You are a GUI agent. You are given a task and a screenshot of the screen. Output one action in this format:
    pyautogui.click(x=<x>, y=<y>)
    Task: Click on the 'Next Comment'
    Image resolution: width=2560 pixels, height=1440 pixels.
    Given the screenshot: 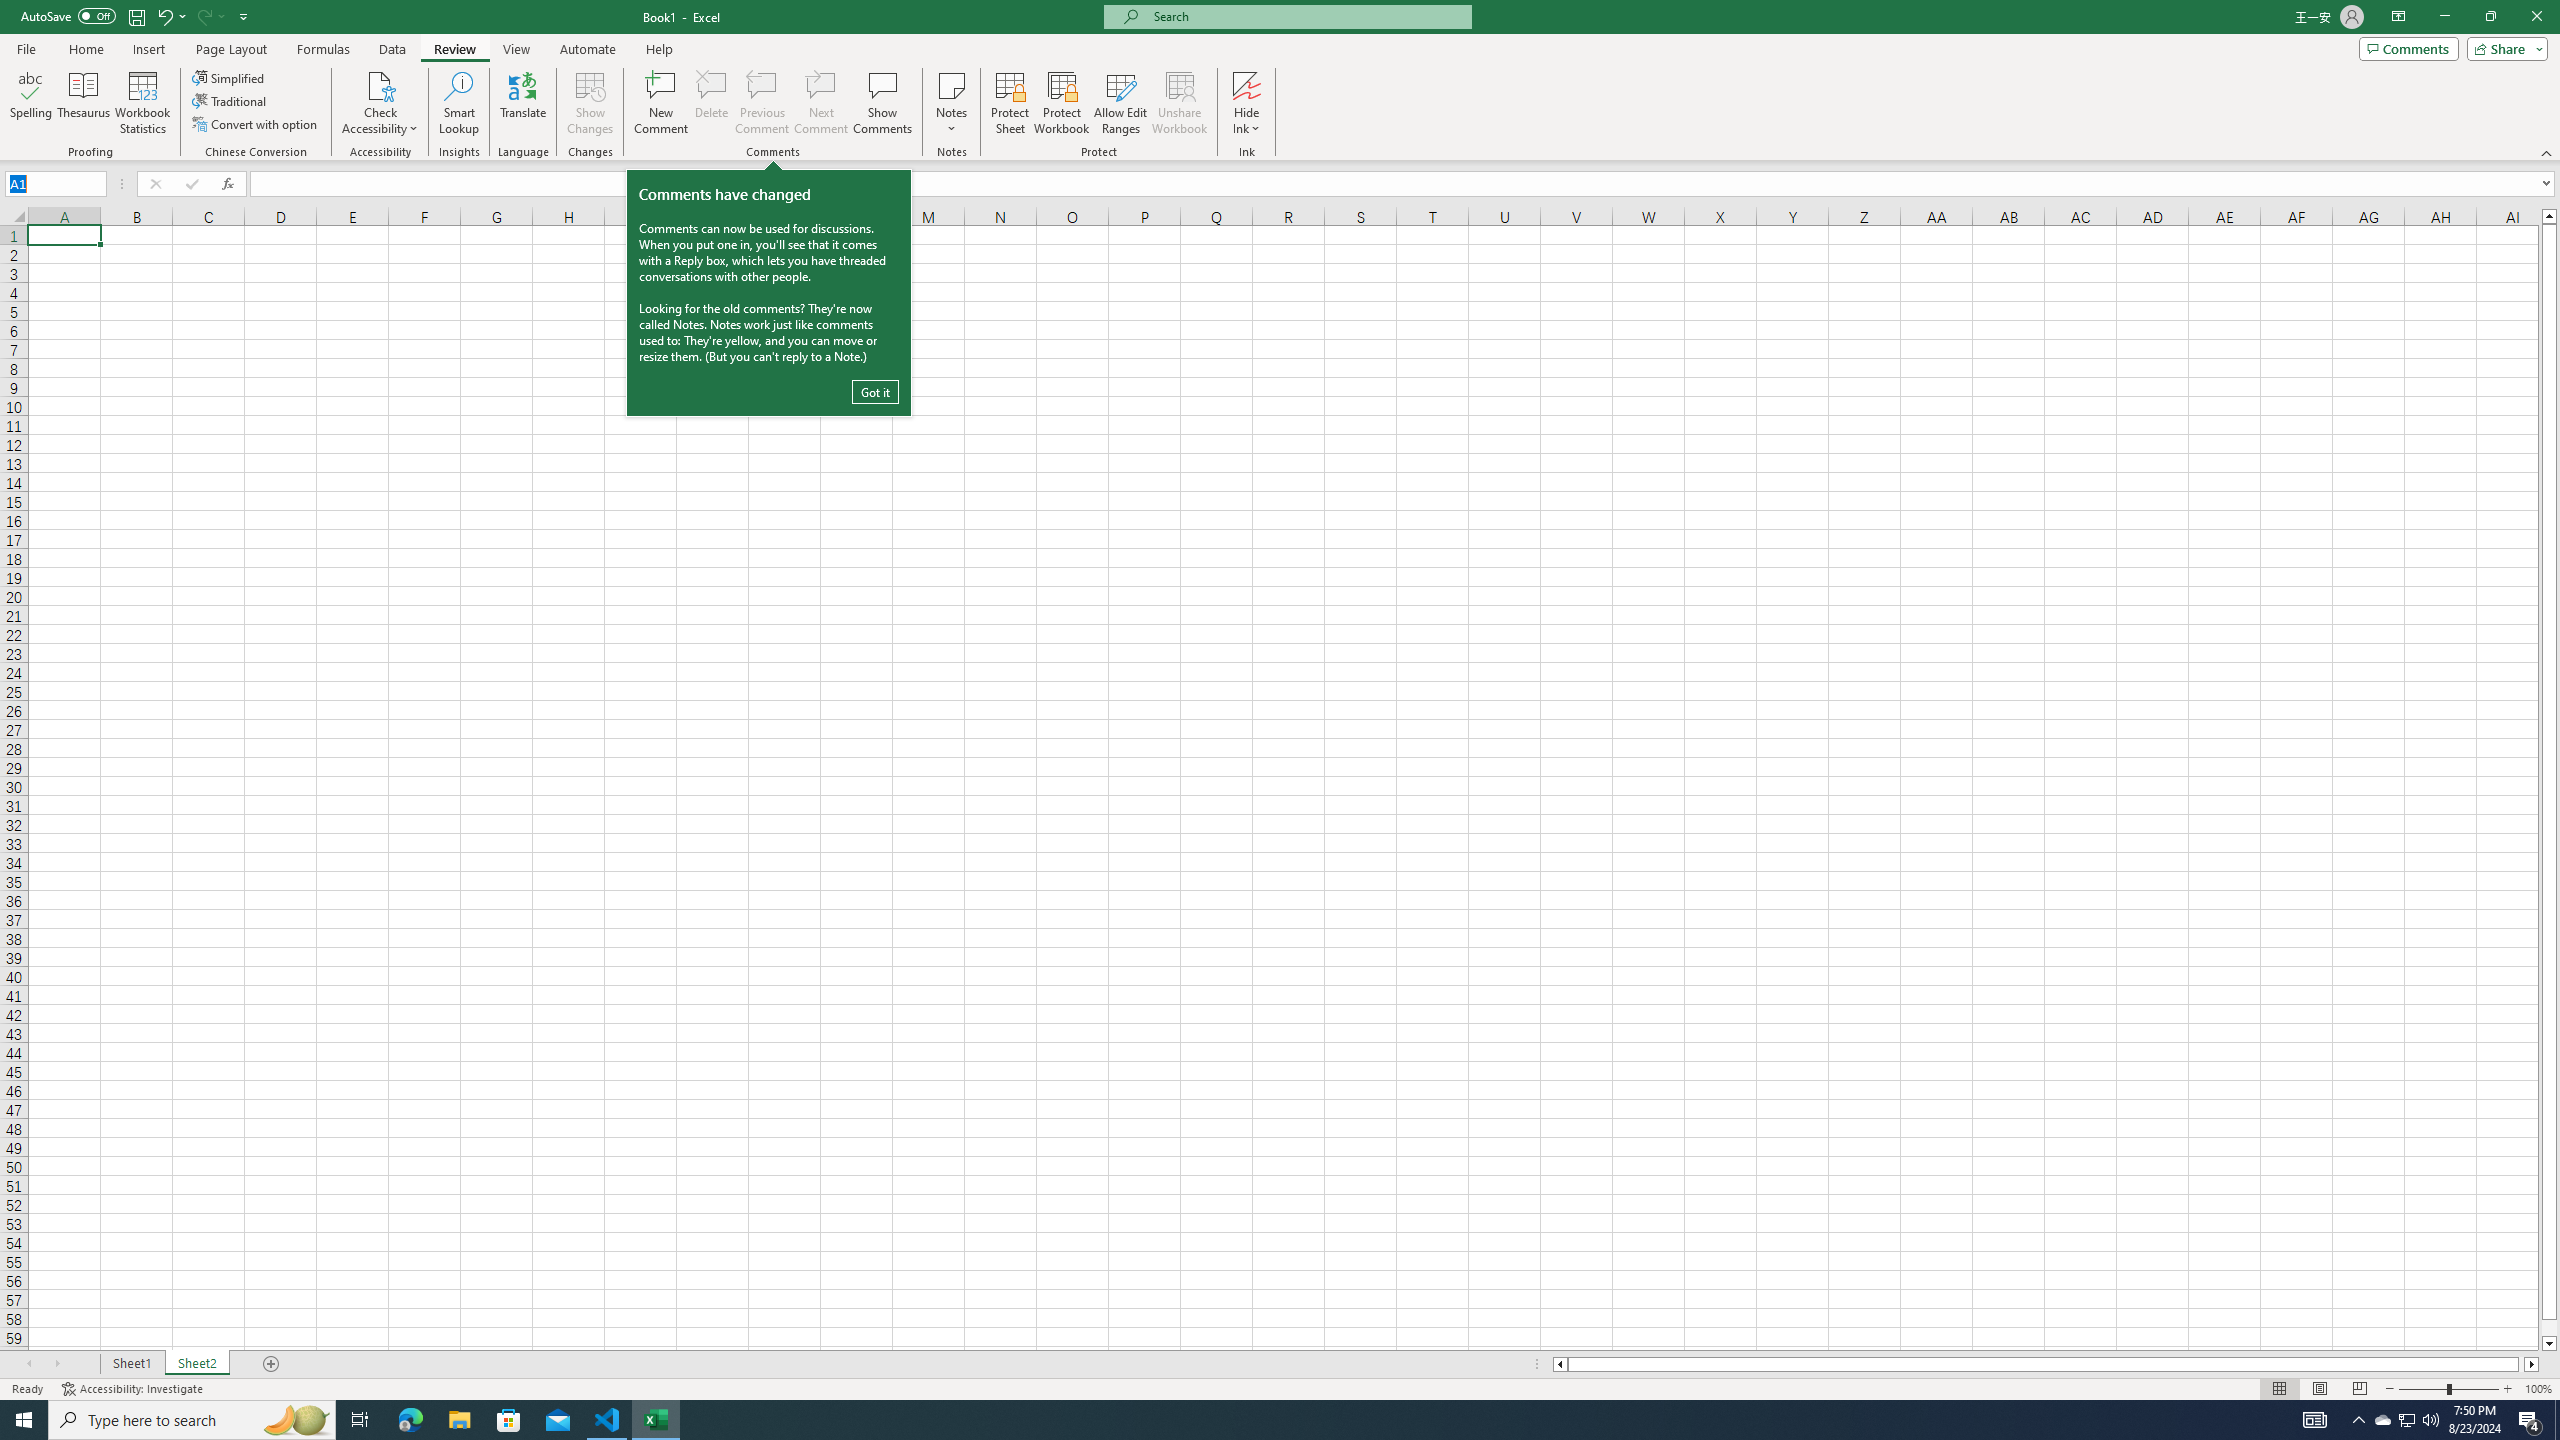 What is the action you would take?
    pyautogui.click(x=819, y=103)
    